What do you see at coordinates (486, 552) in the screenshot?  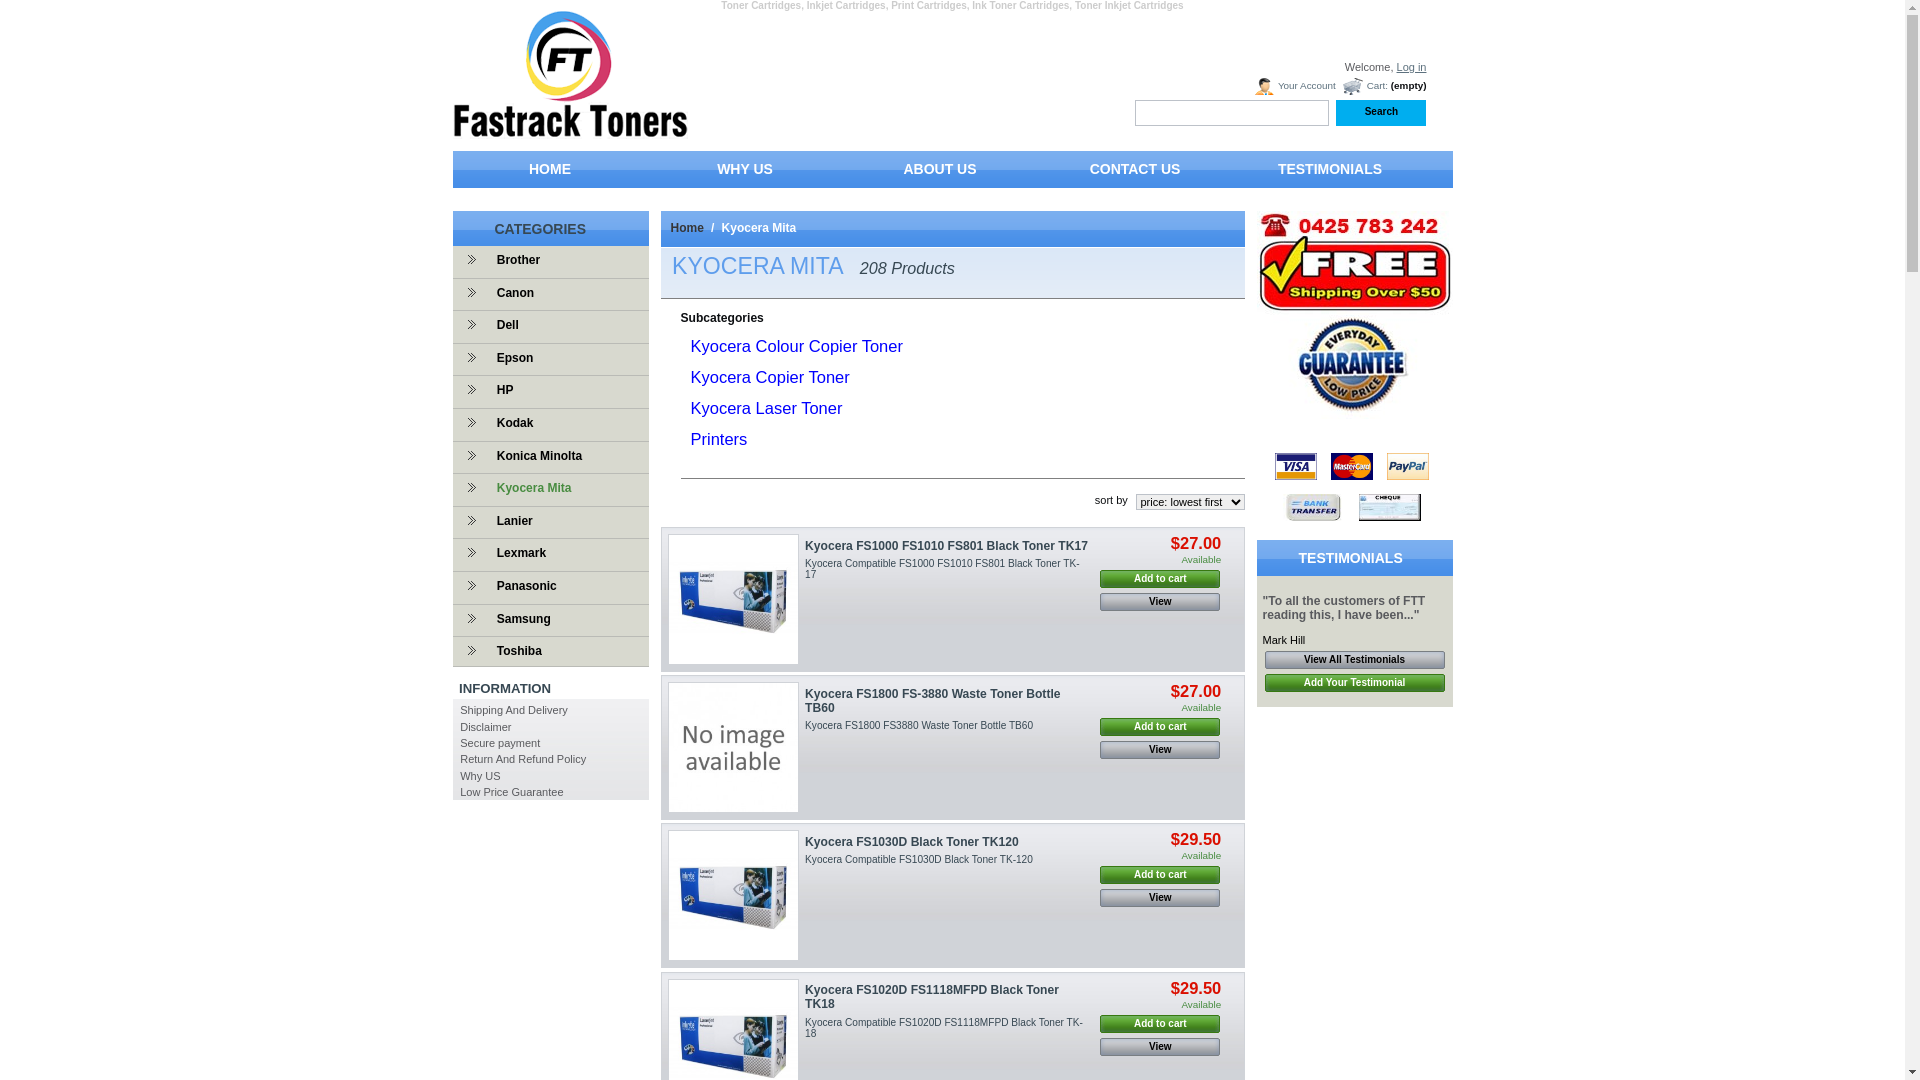 I see `'Lexmark'` at bounding box center [486, 552].